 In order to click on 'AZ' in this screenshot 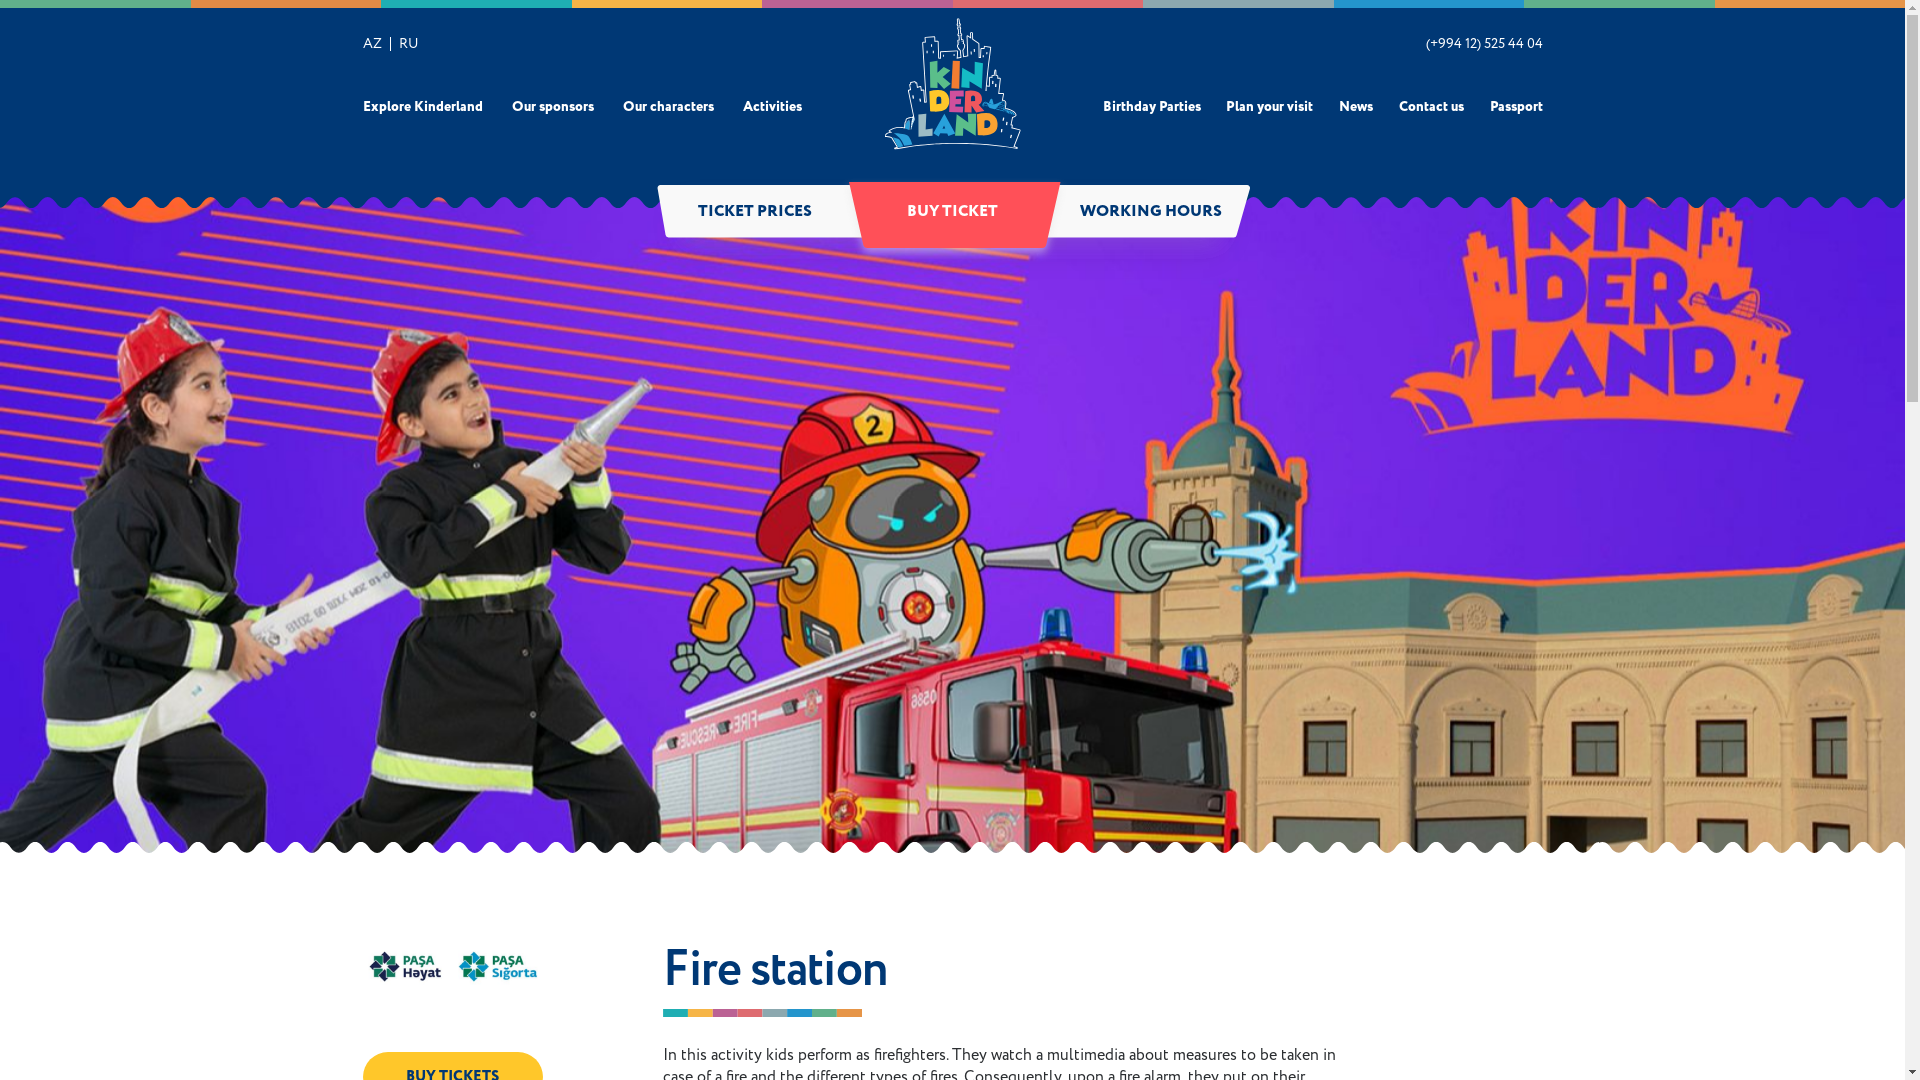, I will do `click(371, 43)`.